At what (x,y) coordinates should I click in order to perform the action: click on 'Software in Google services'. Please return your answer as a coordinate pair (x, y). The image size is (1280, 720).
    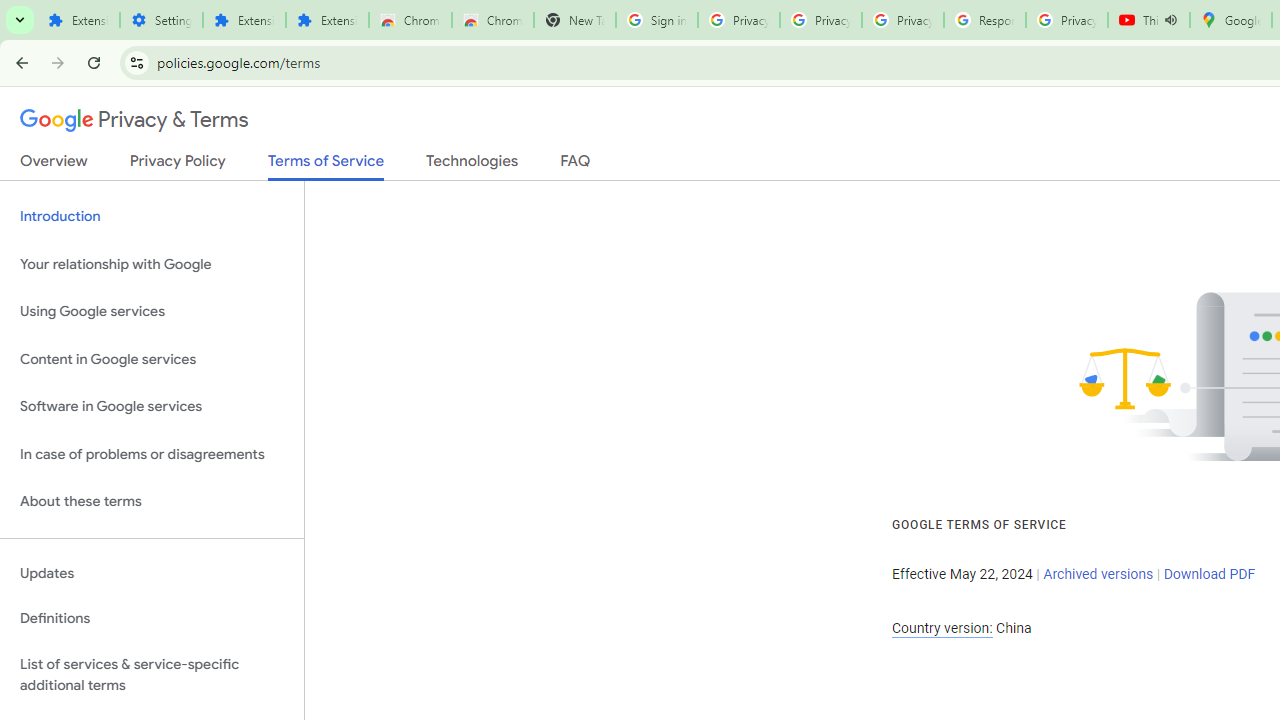
    Looking at the image, I should click on (151, 406).